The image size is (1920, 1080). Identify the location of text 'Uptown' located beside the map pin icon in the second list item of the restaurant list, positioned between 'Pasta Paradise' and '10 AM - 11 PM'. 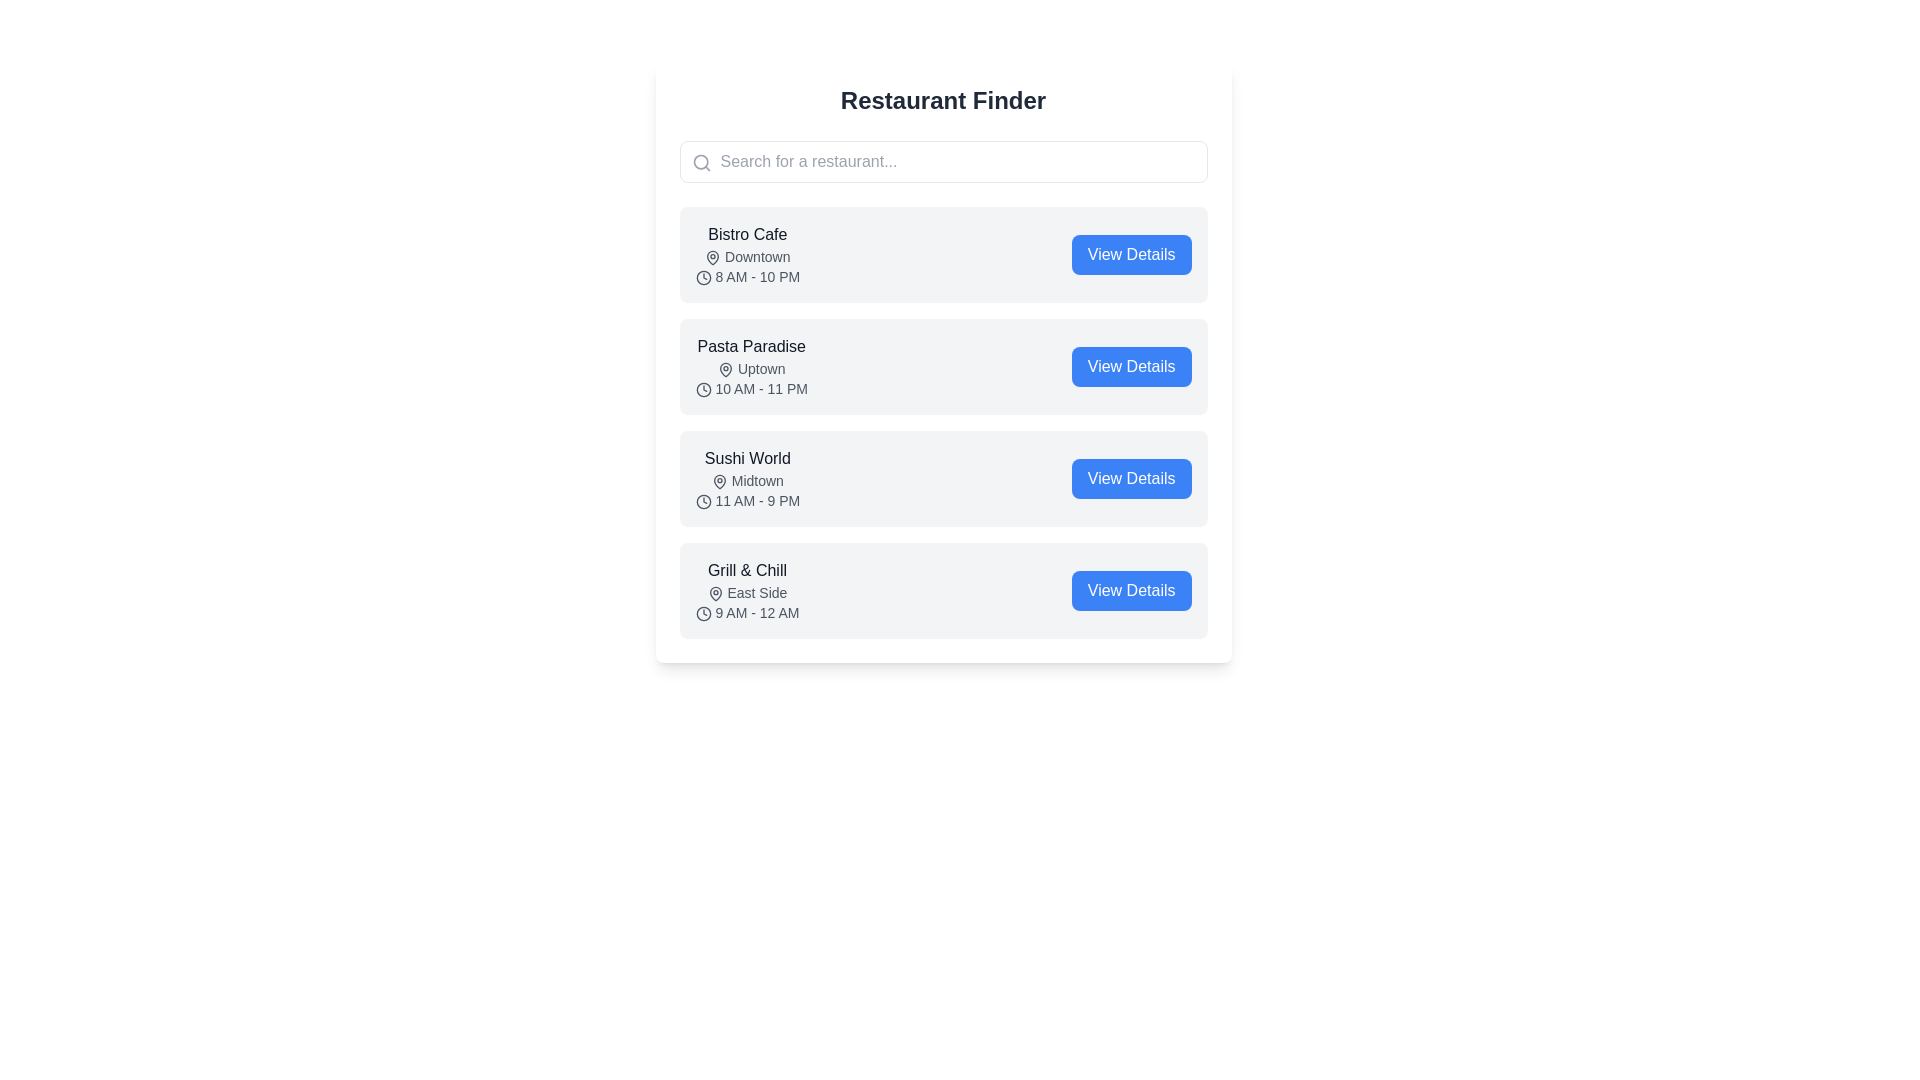
(750, 369).